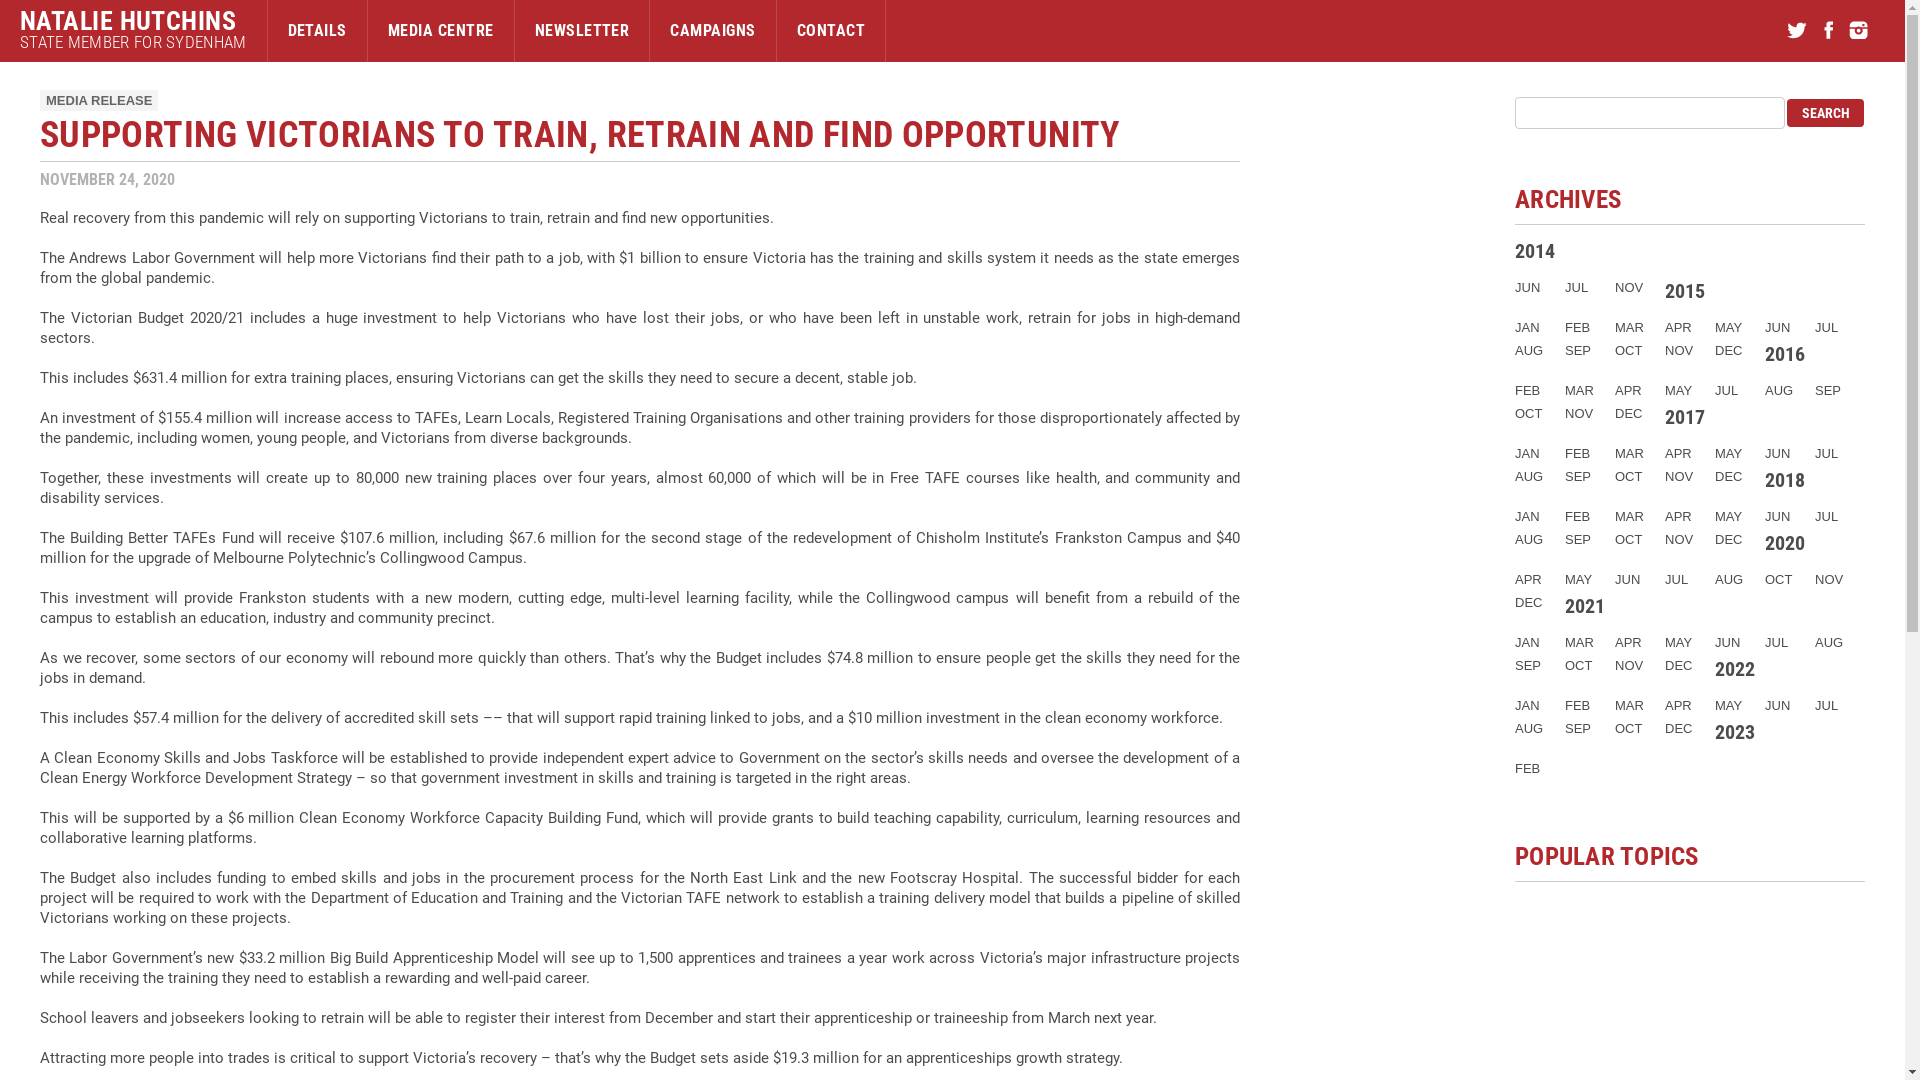 This screenshot has height=1080, width=1920. Describe the element at coordinates (1678, 390) in the screenshot. I see `'MAY'` at that location.